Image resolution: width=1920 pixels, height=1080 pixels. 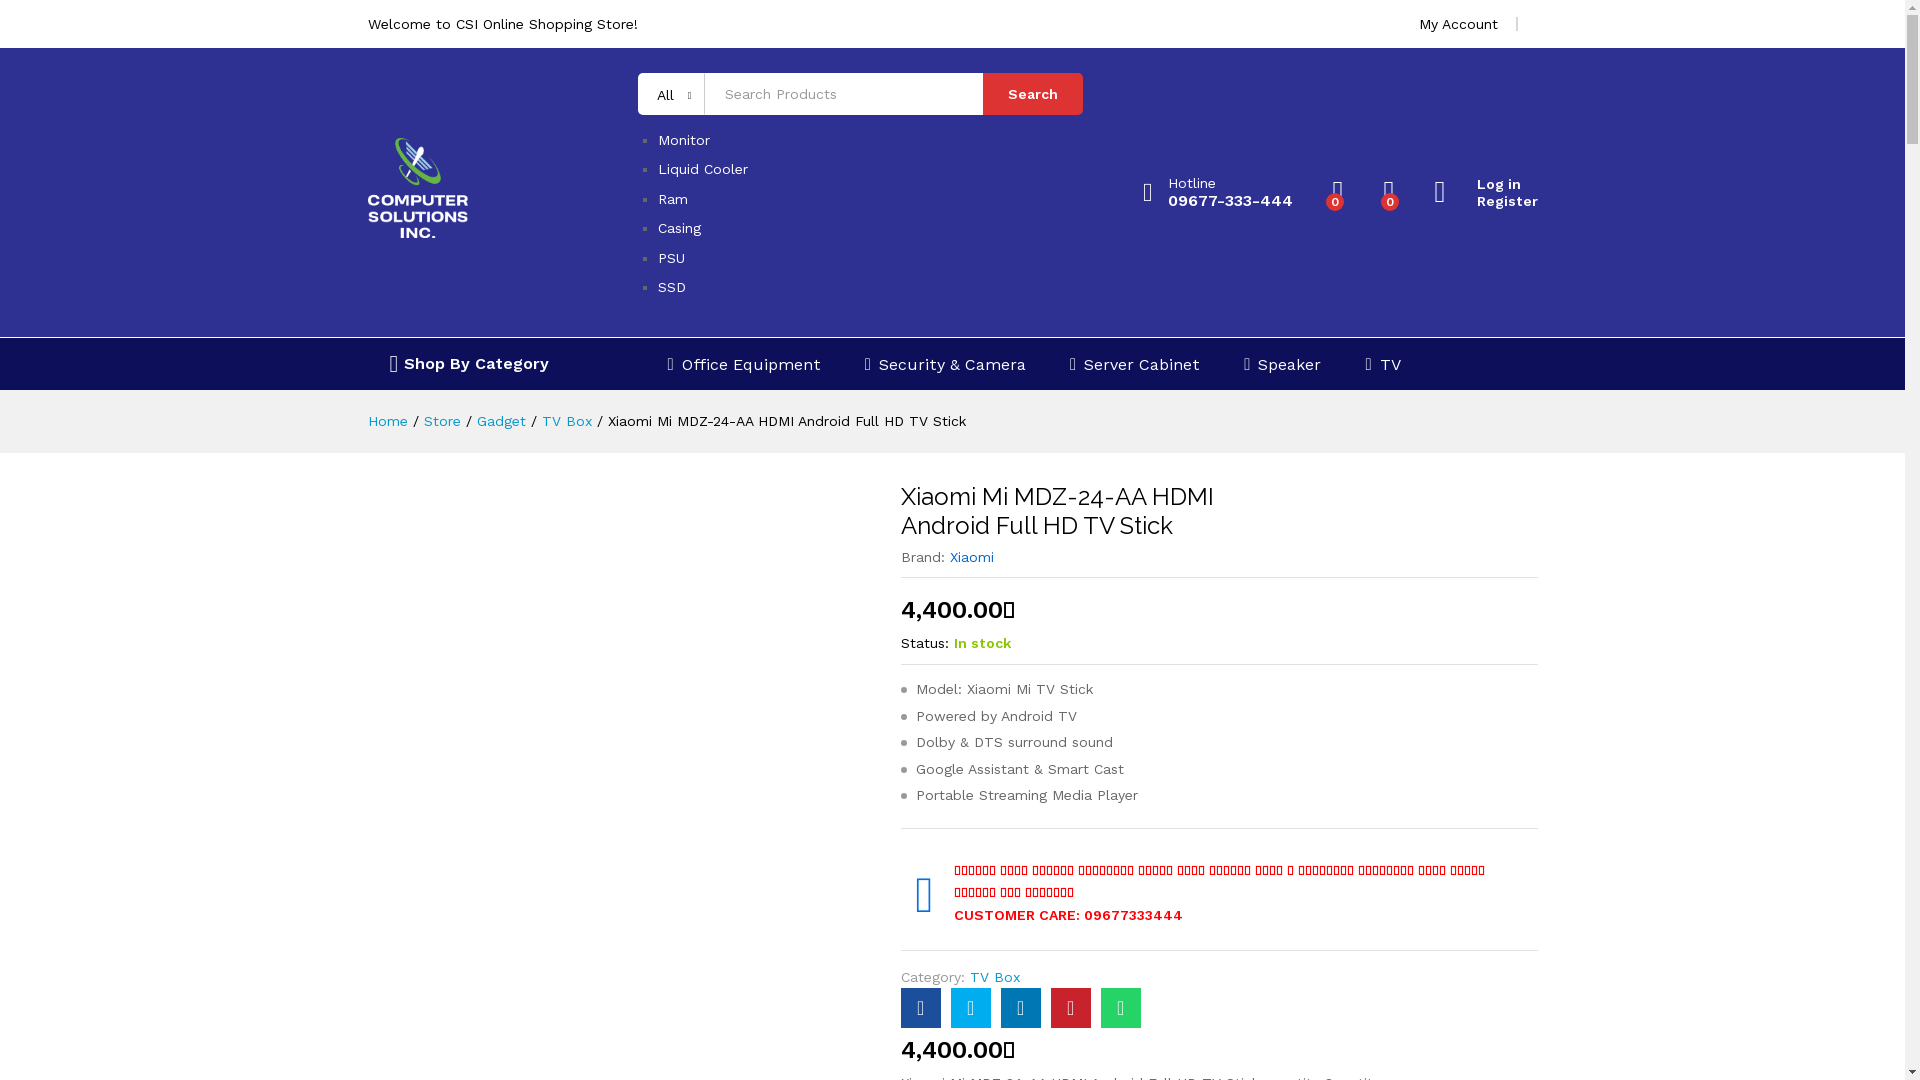 What do you see at coordinates (672, 286) in the screenshot?
I see `'SSD'` at bounding box center [672, 286].